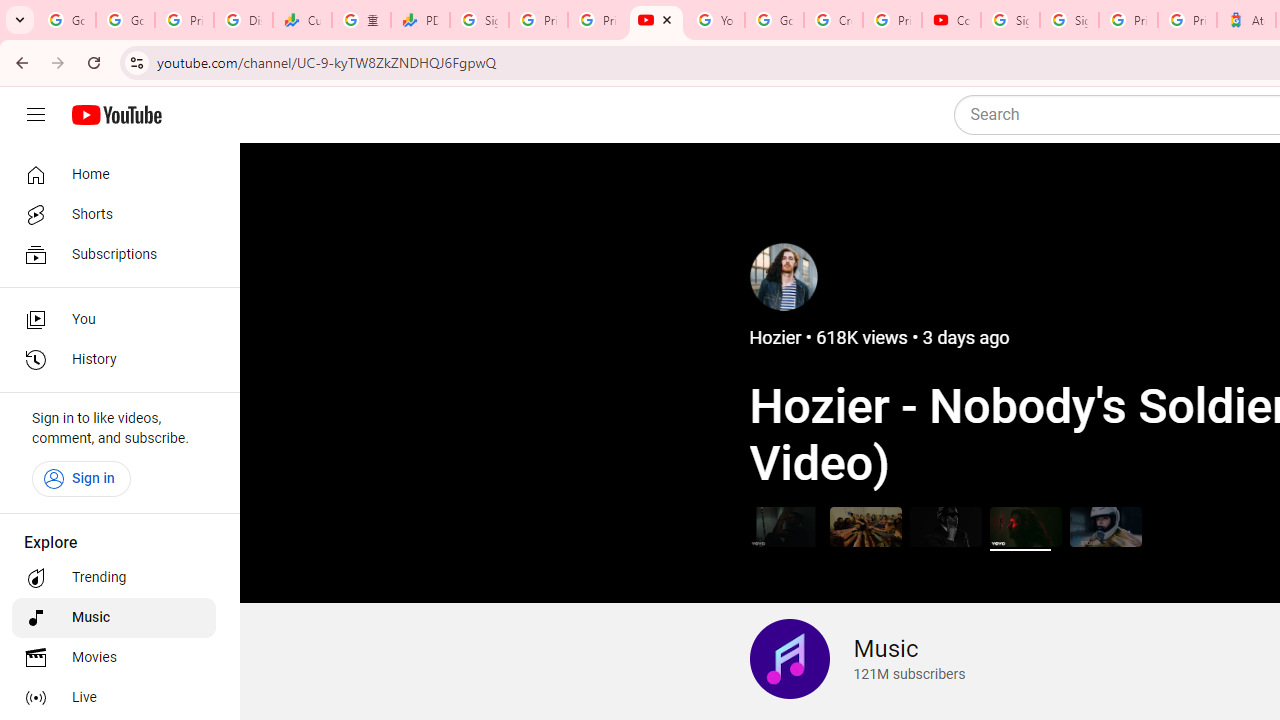 The width and height of the screenshot is (1280, 720). I want to click on 'Create your Google Account', so click(833, 20).